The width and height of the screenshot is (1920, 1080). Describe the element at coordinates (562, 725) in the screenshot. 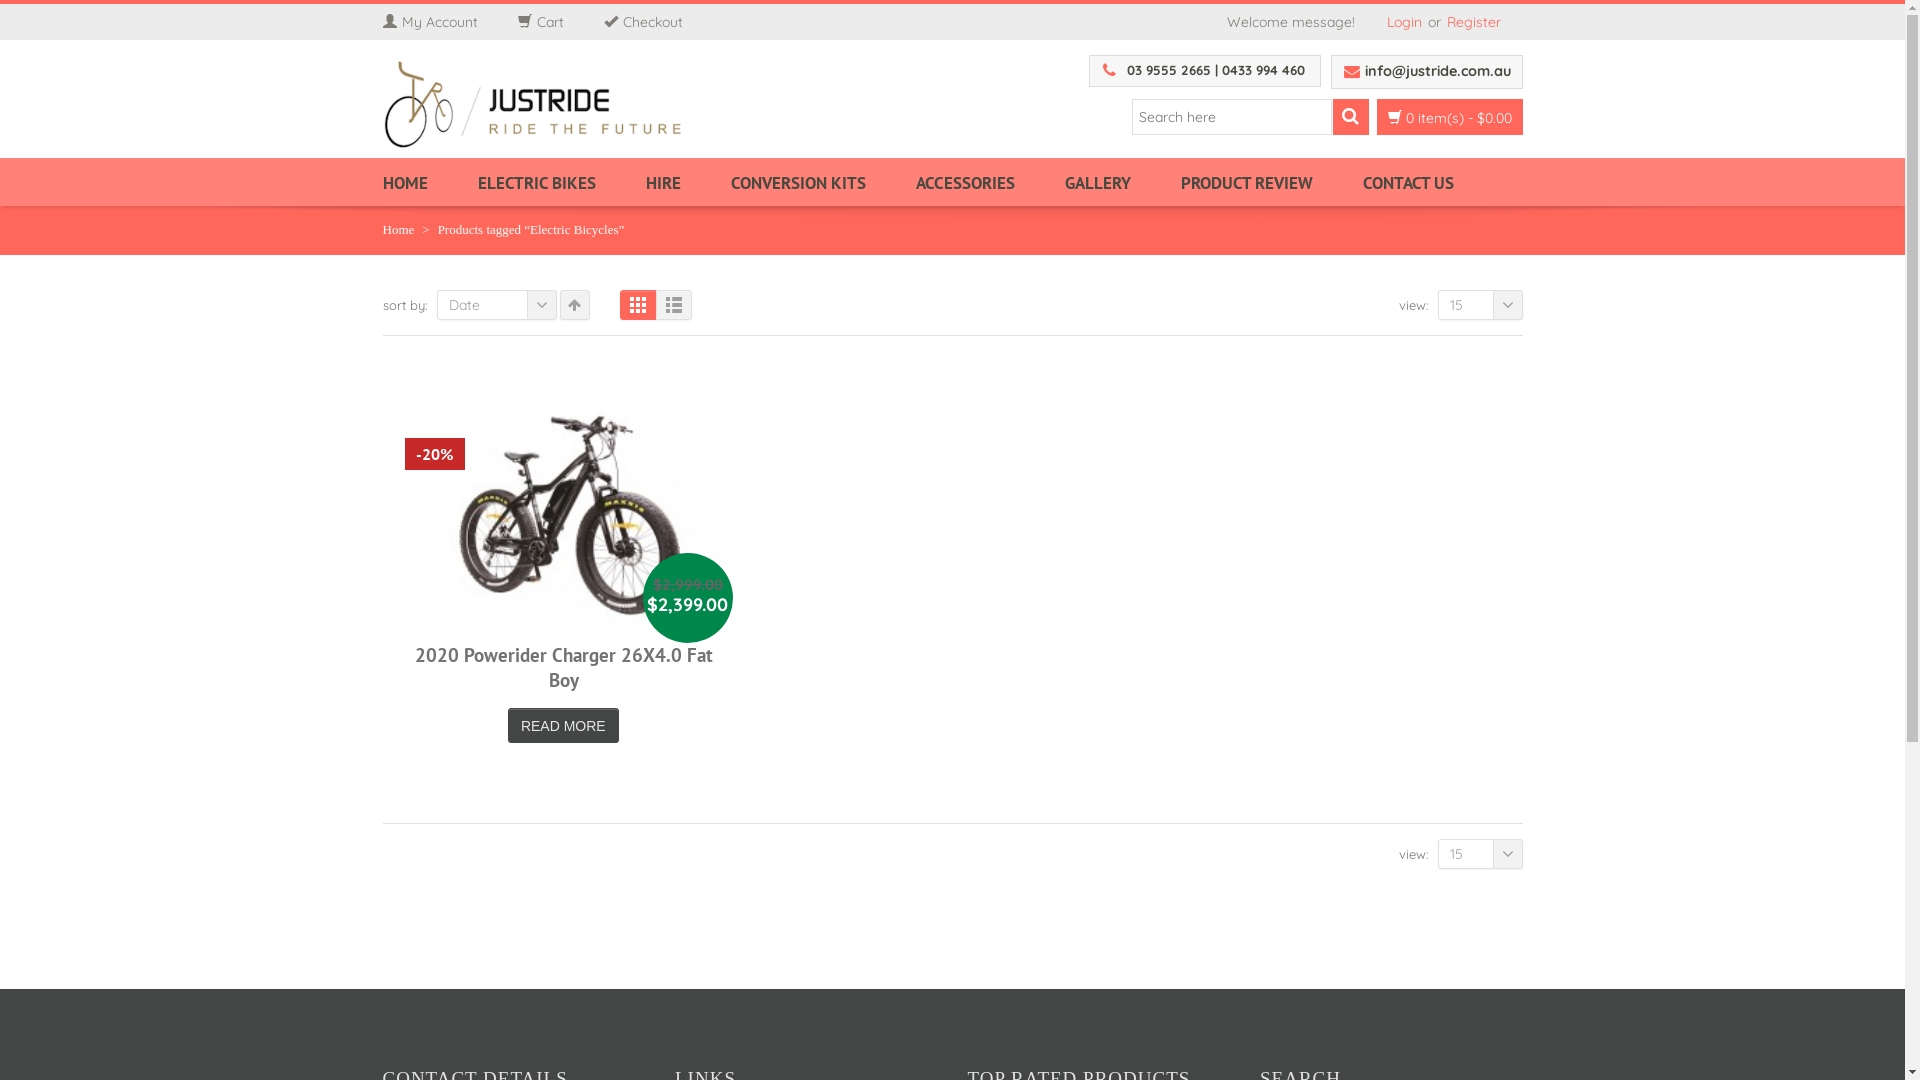

I see `'READ MORE'` at that location.